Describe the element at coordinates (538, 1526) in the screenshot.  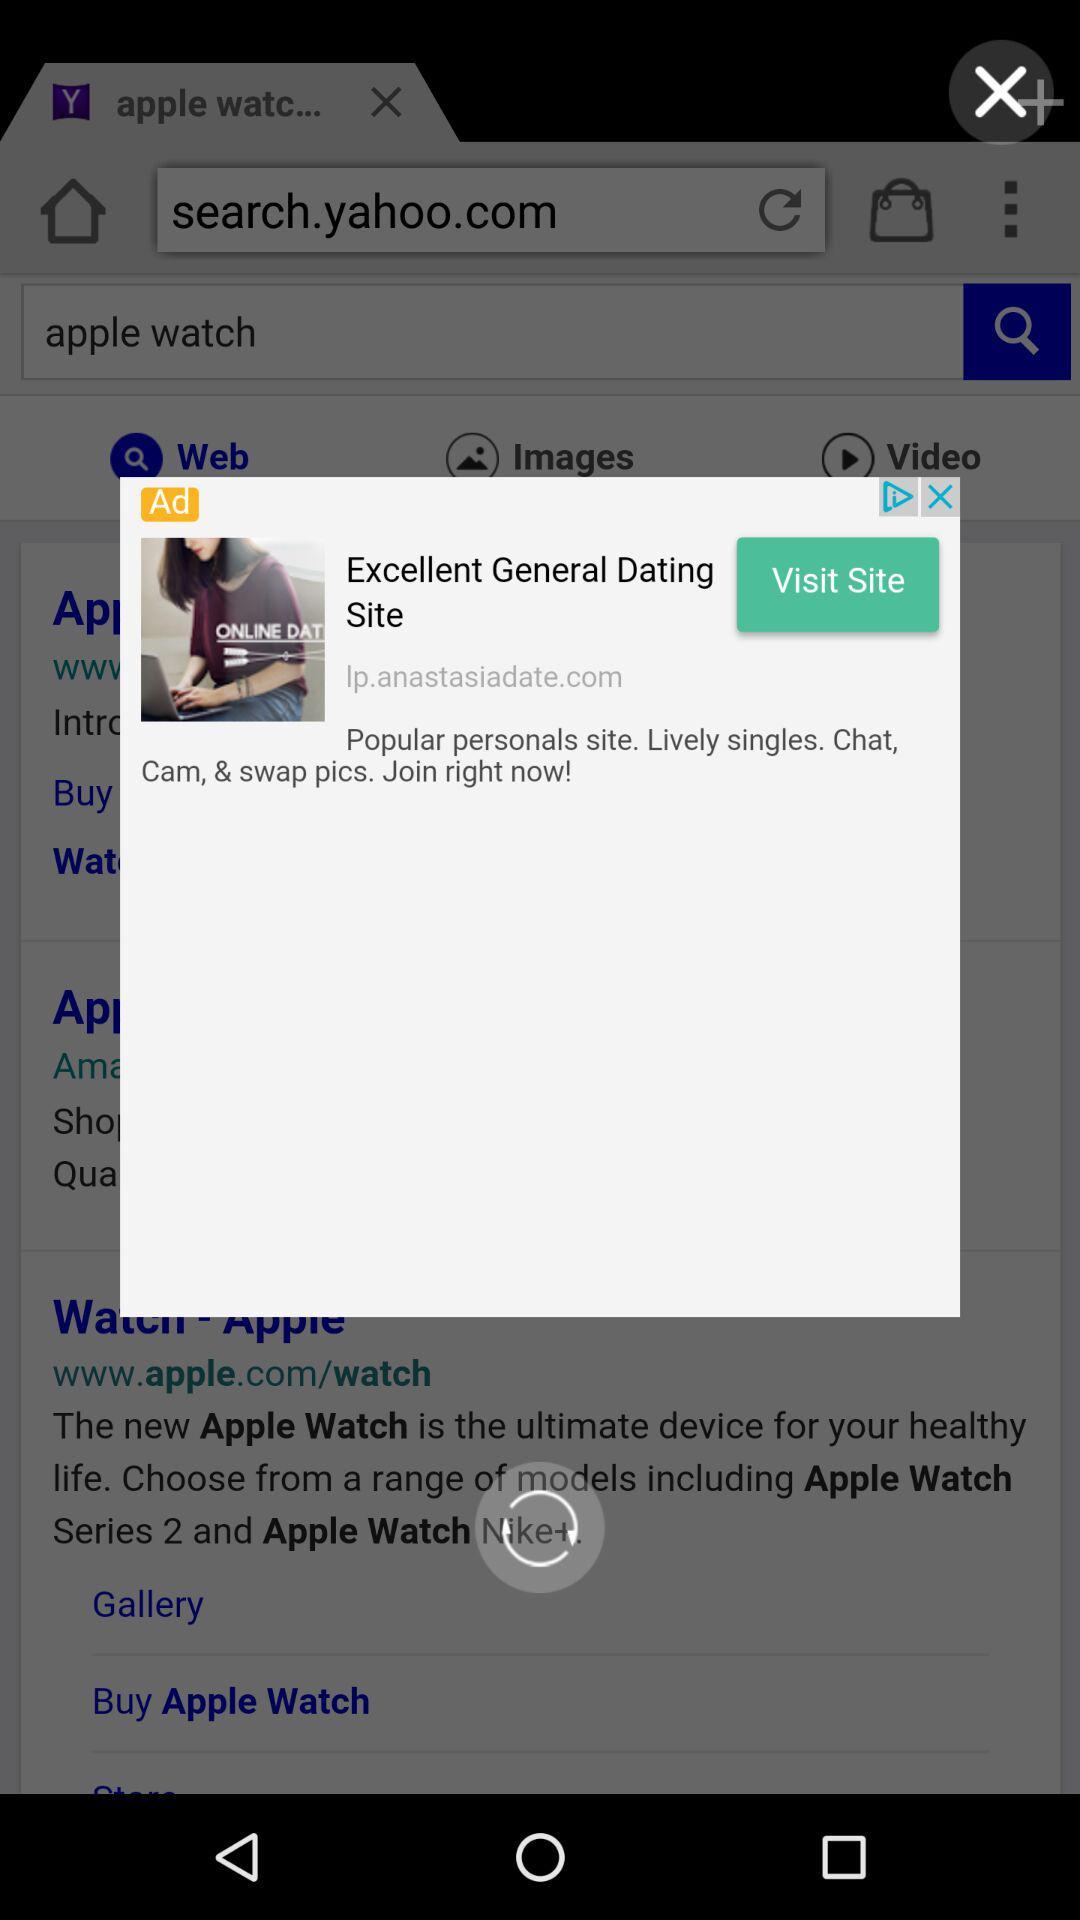
I see `refresh` at that location.